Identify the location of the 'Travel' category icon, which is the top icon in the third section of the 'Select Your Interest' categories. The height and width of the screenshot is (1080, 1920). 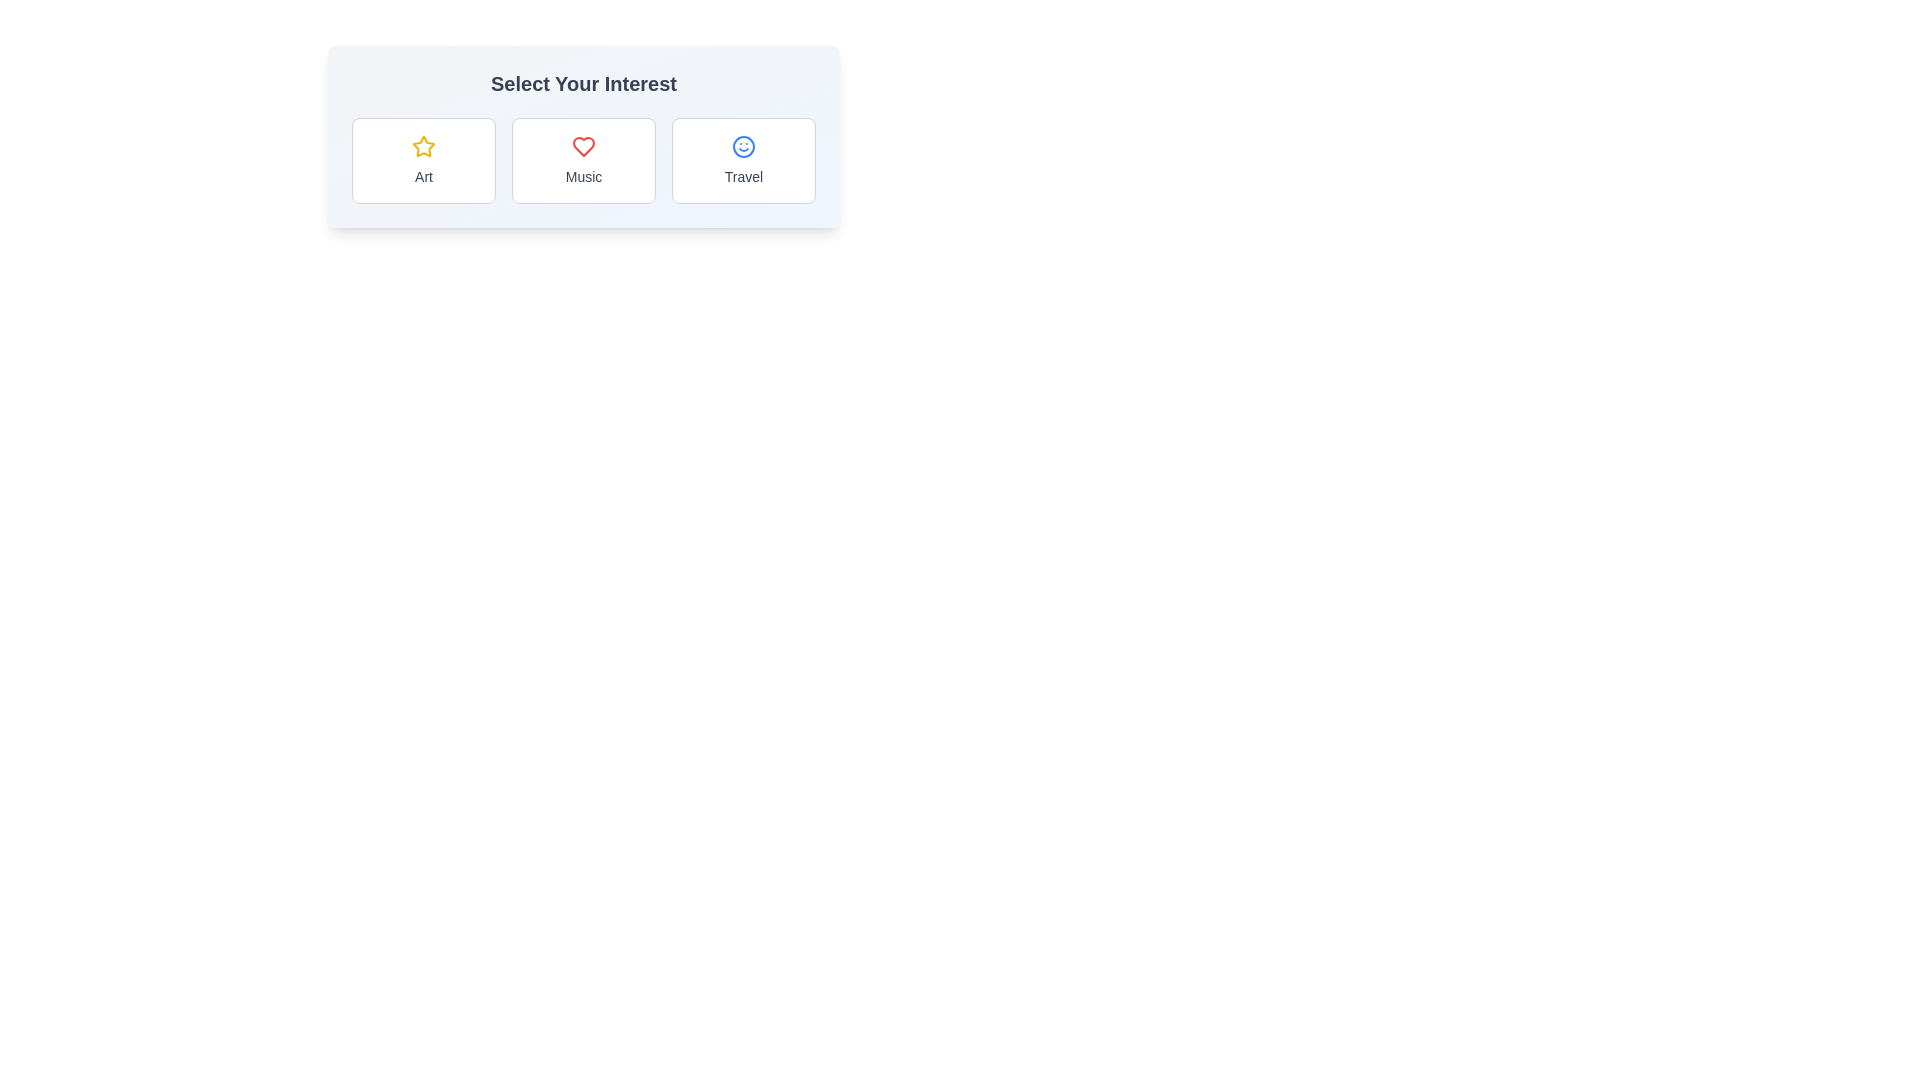
(743, 145).